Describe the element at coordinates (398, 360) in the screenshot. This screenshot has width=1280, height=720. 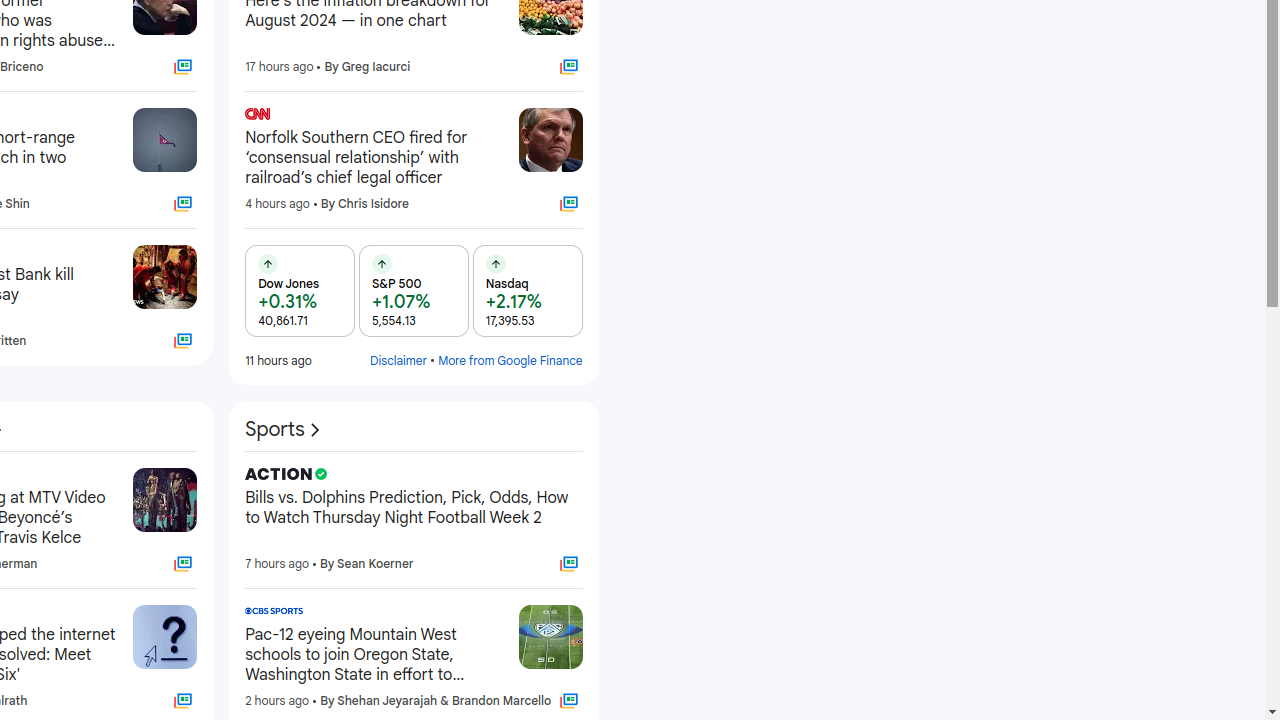
I see `'Disclaimer'` at that location.